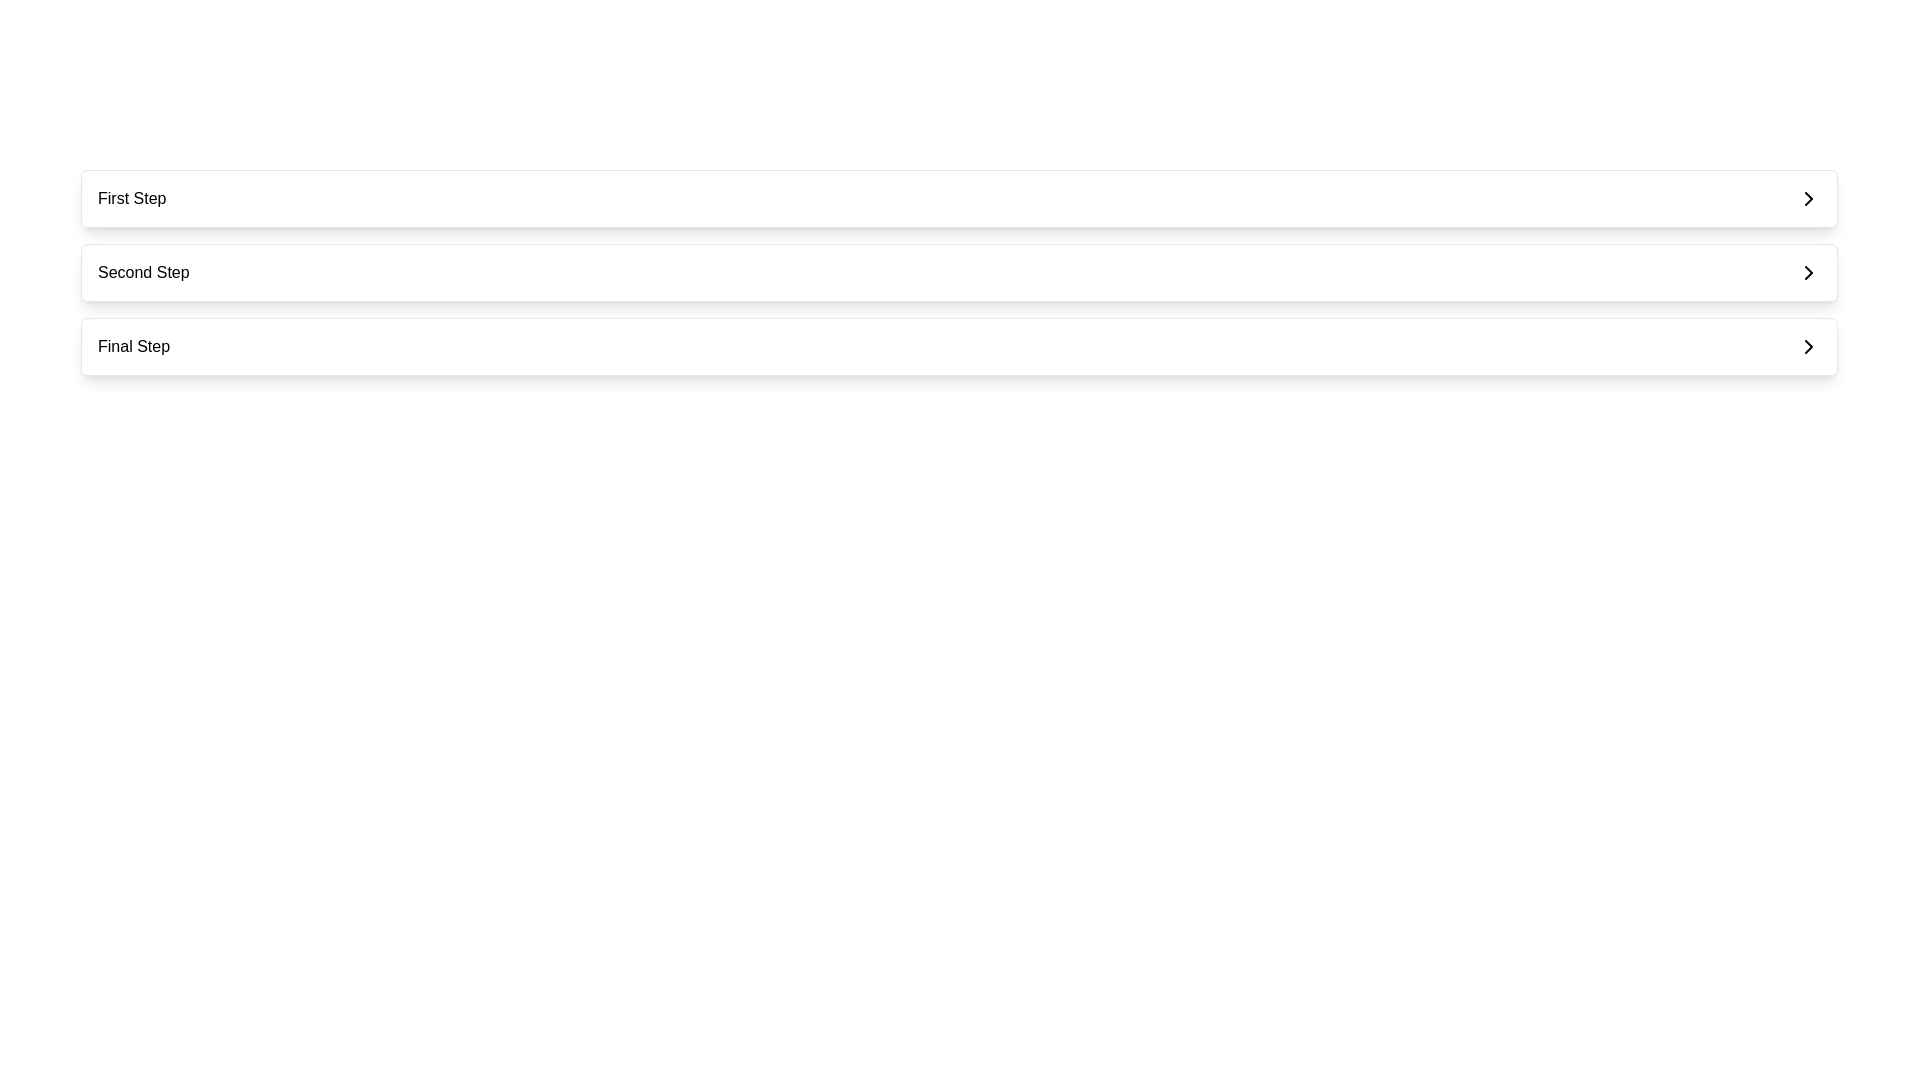 The width and height of the screenshot is (1920, 1080). I want to click on the right-facing chevron arrow icon located at the far-right side of the interface within the 'Final Step' list item, aligned with the text 'Final Step', so click(1809, 346).